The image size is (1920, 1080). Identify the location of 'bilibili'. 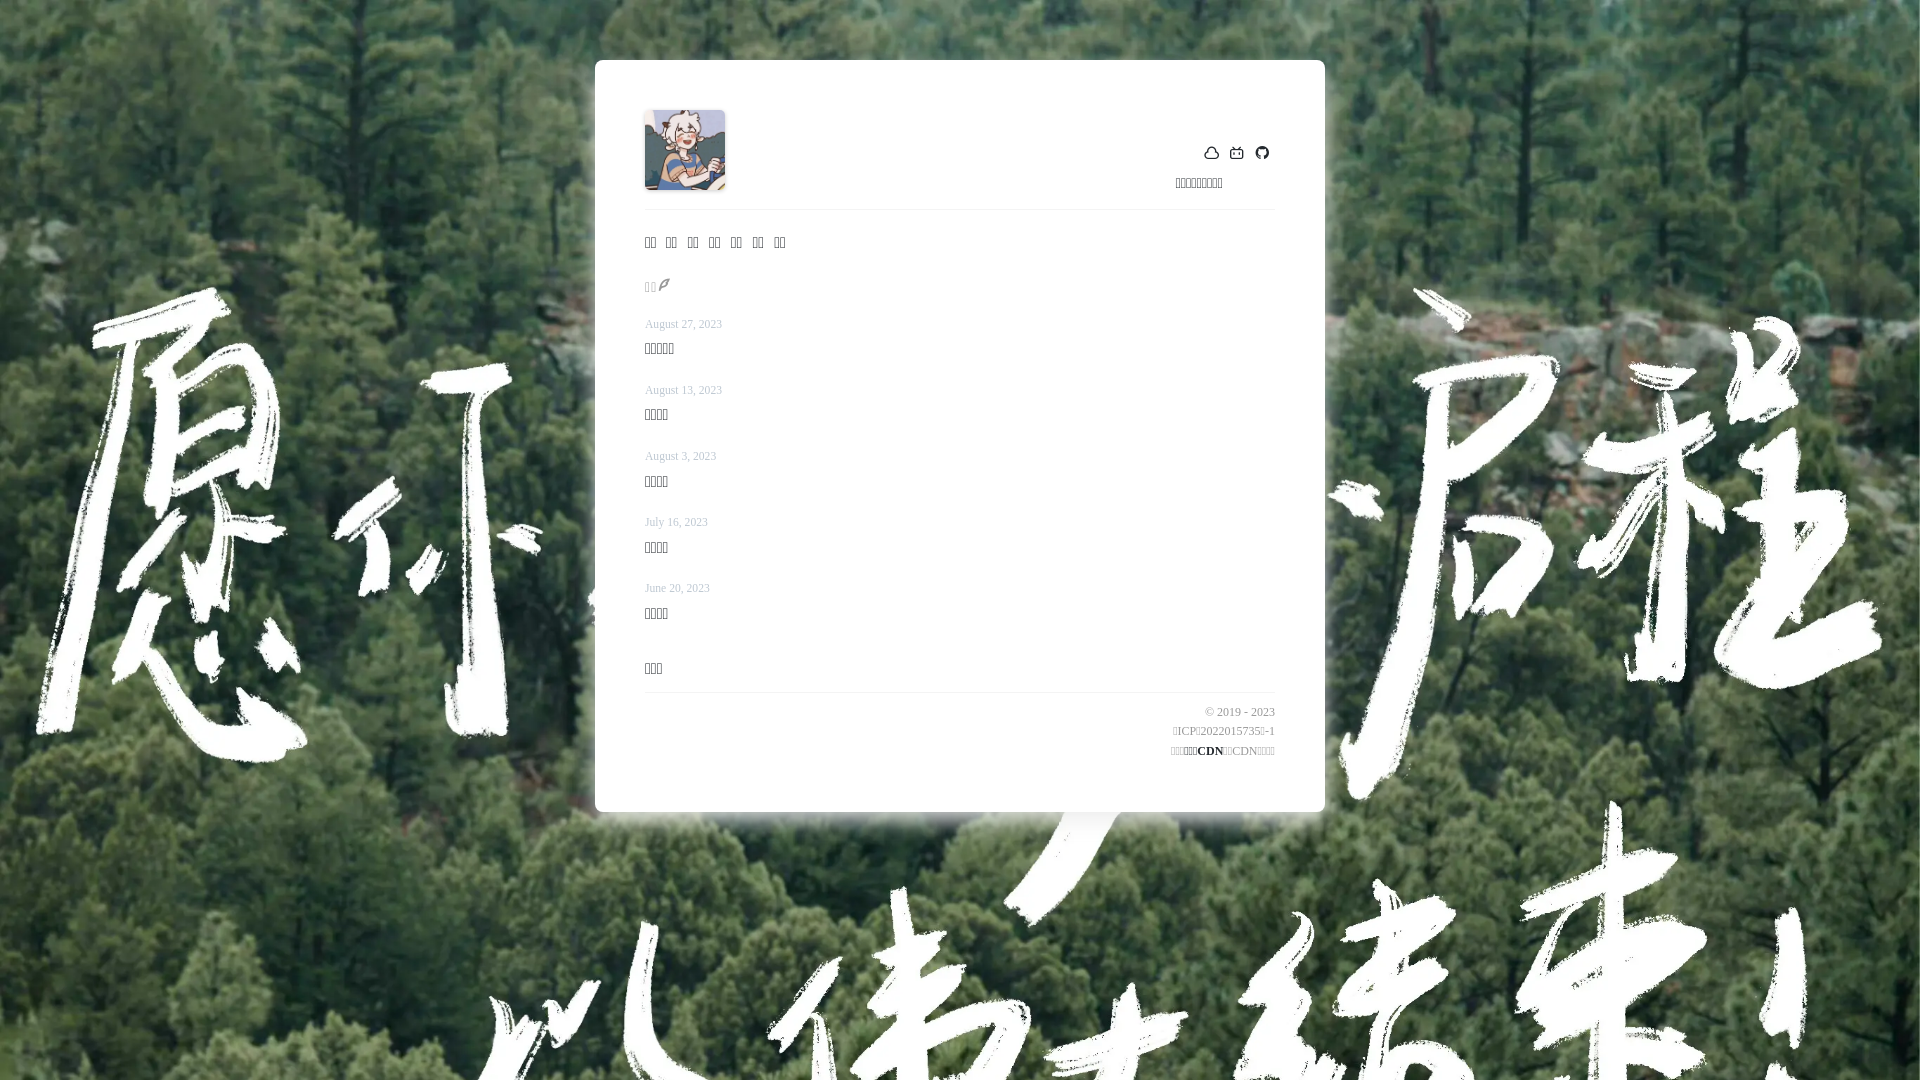
(1236, 153).